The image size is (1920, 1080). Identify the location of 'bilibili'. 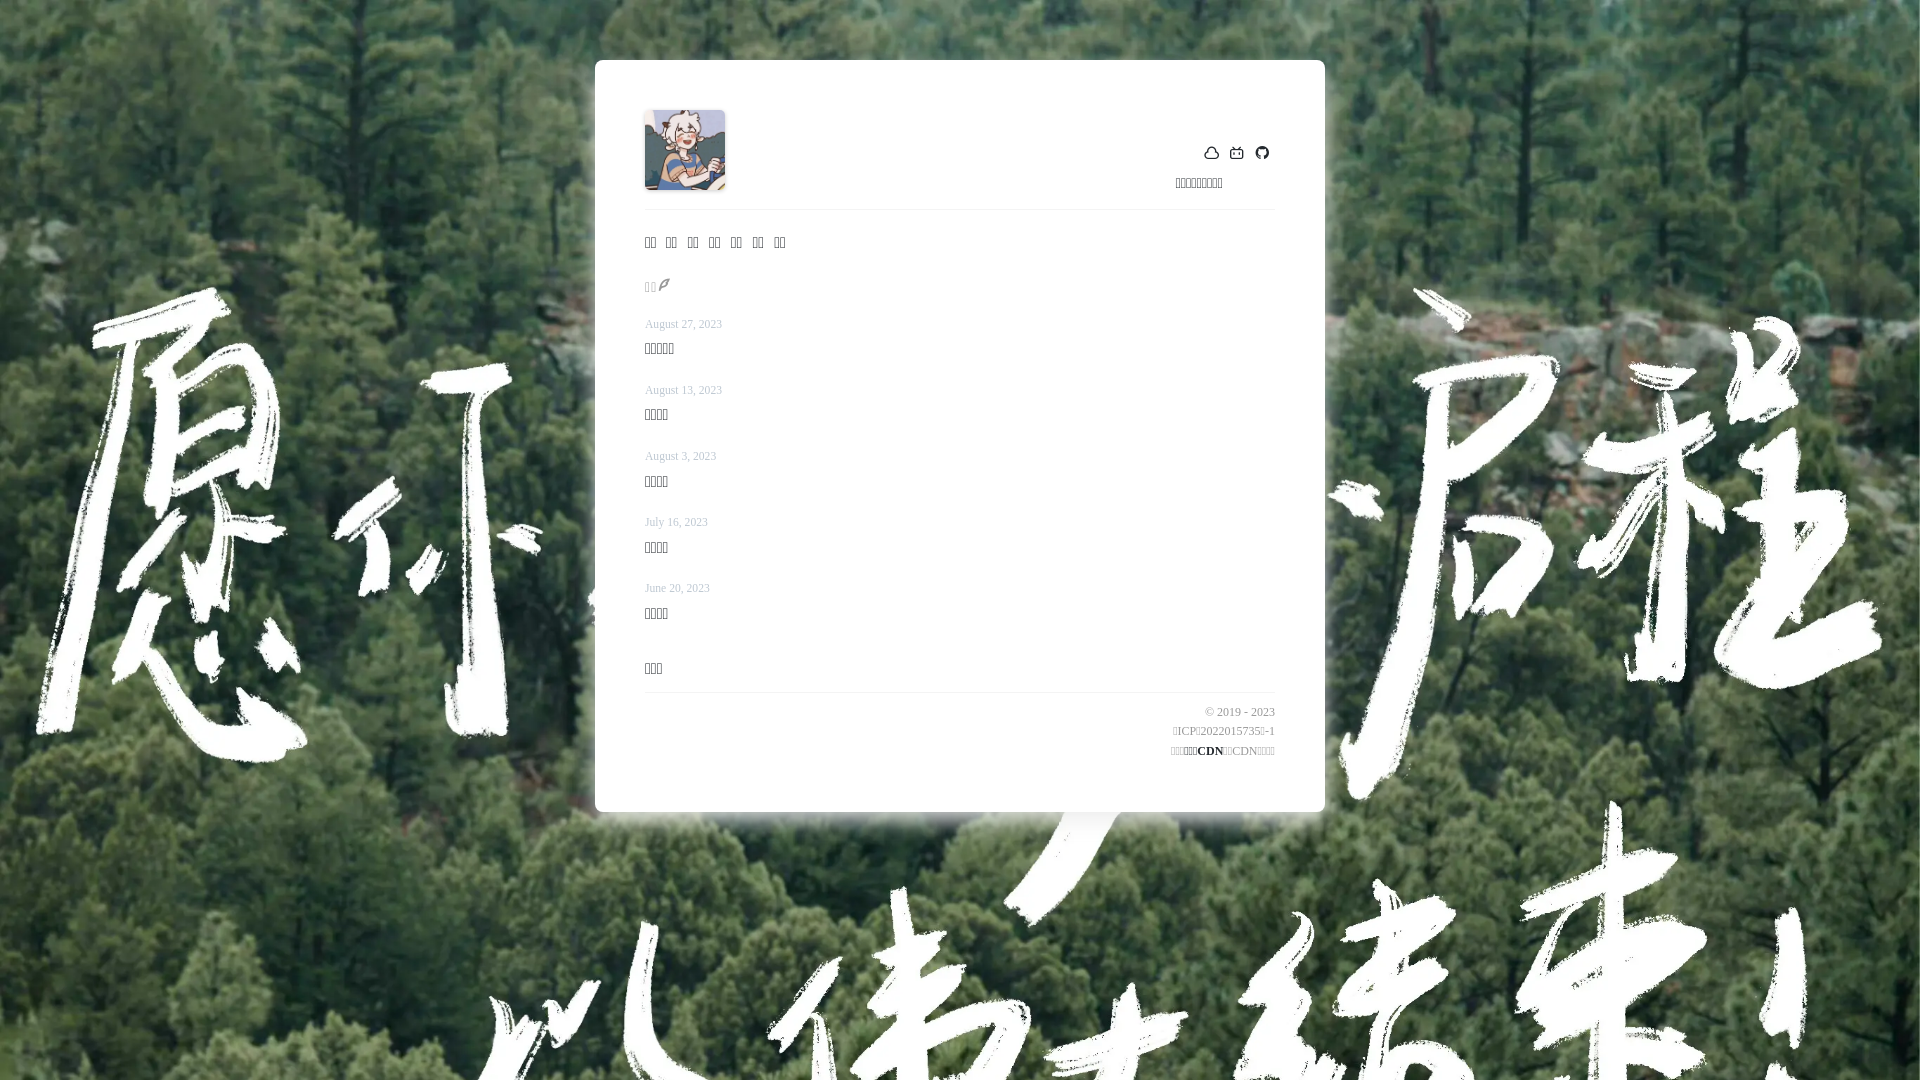
(1236, 153).